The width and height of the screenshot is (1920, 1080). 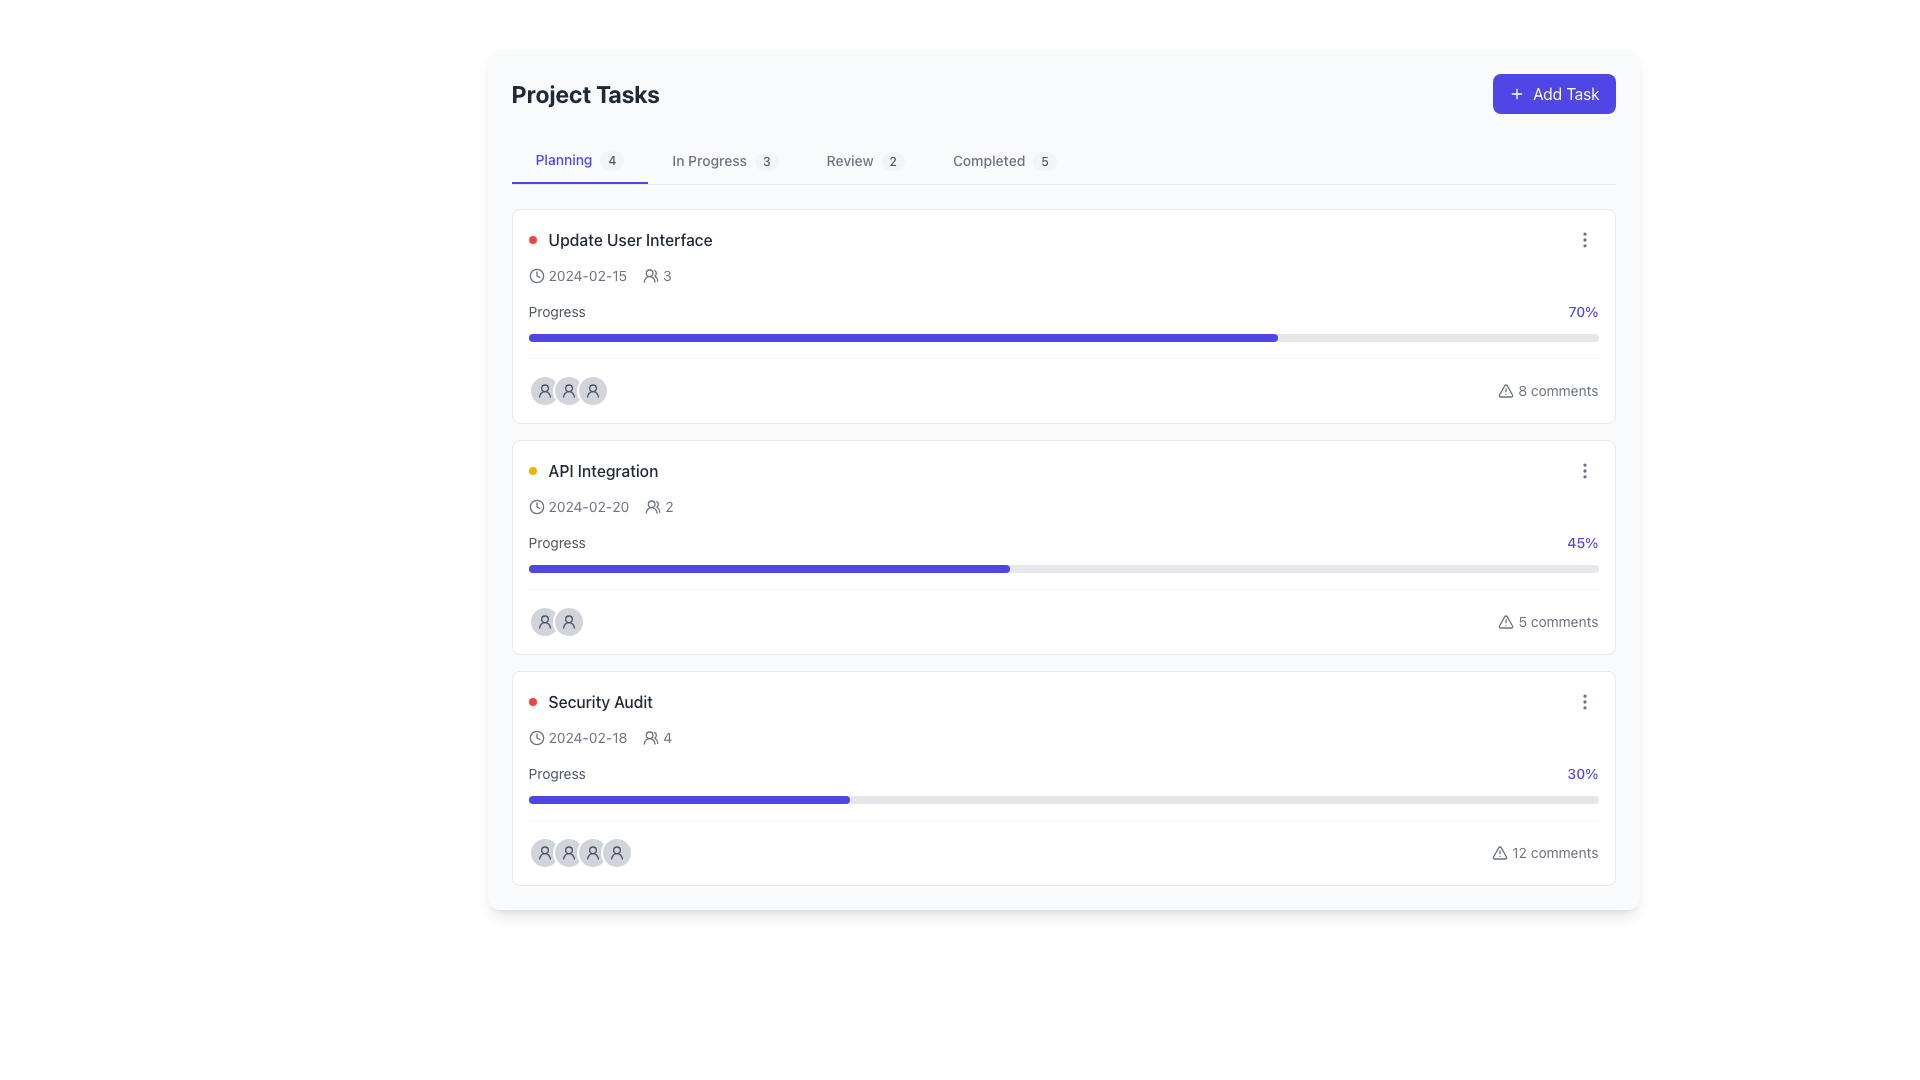 I want to click on the icon indicating the action related to adding a new task, which is positioned to the left of the 'Add Task' button in the top-right corner of the interface, so click(x=1517, y=93).